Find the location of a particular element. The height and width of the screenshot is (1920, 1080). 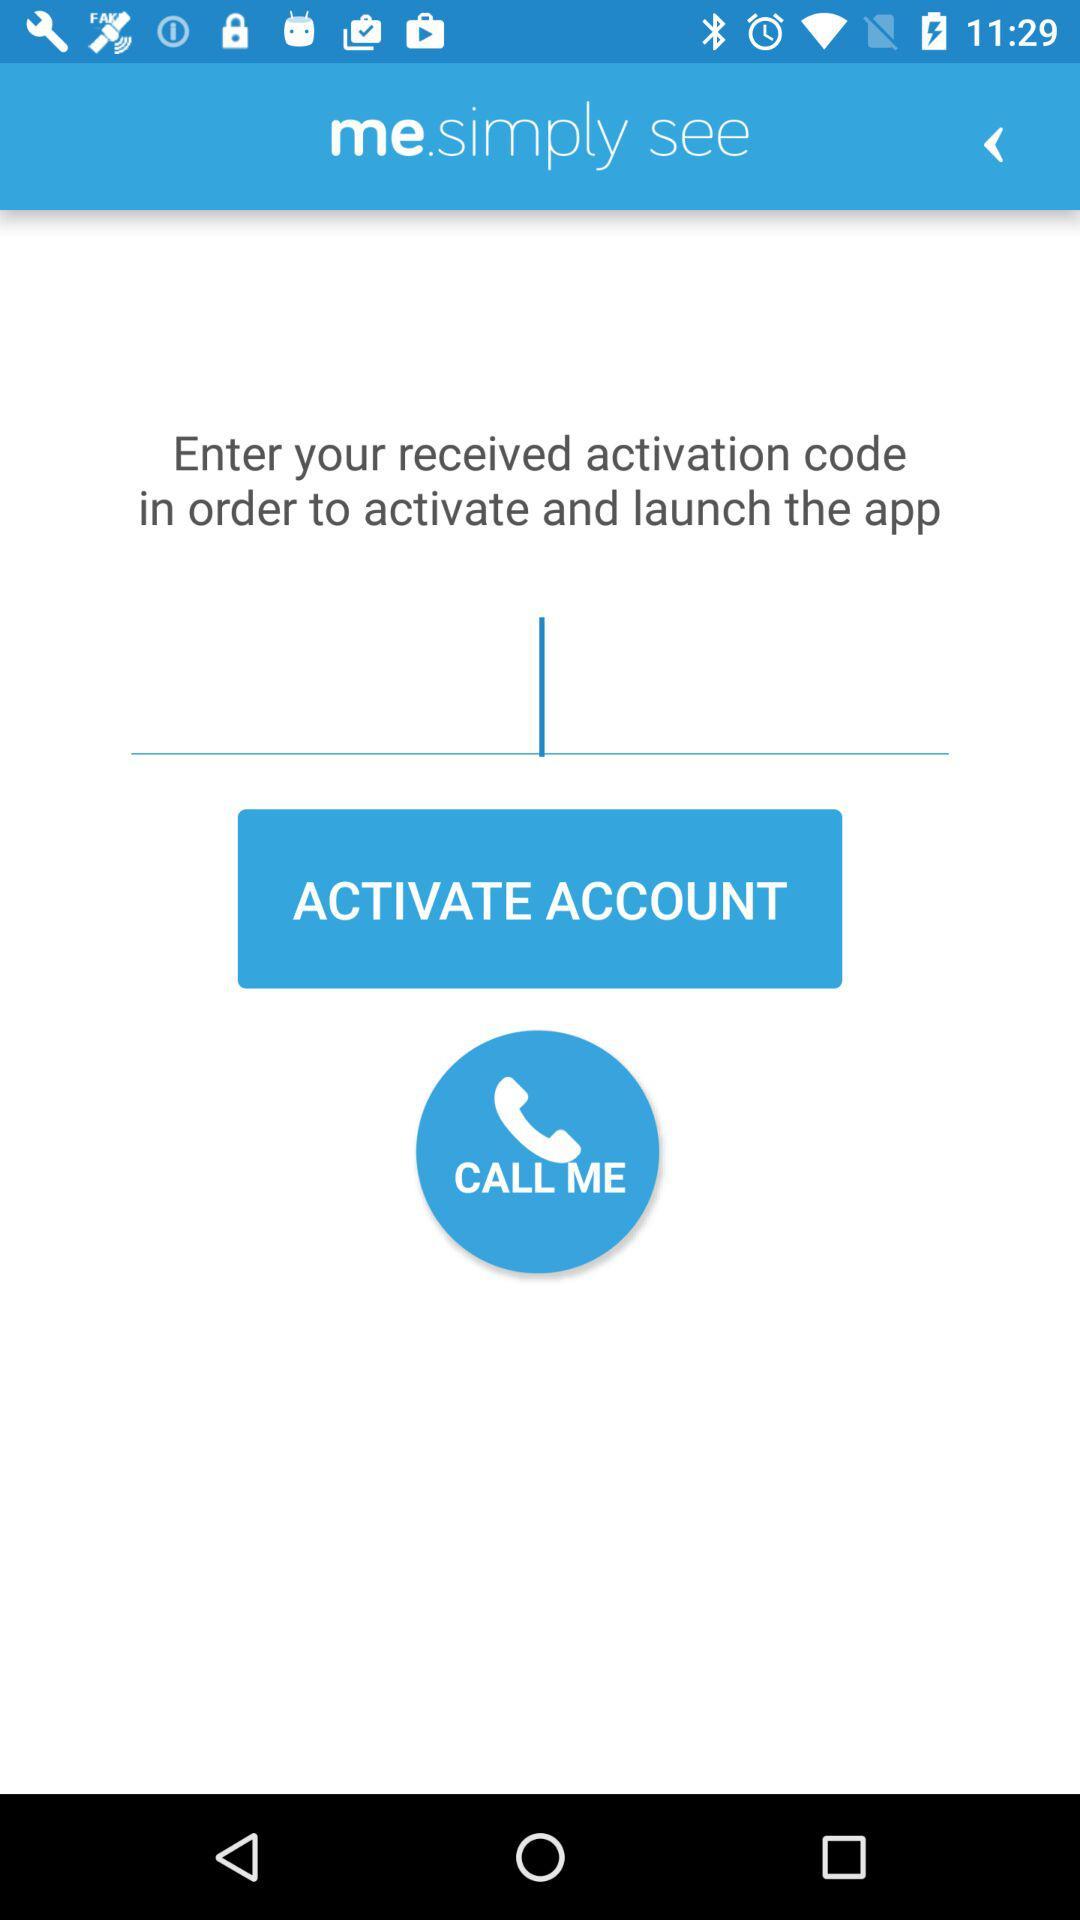

activate account icon is located at coordinates (540, 897).